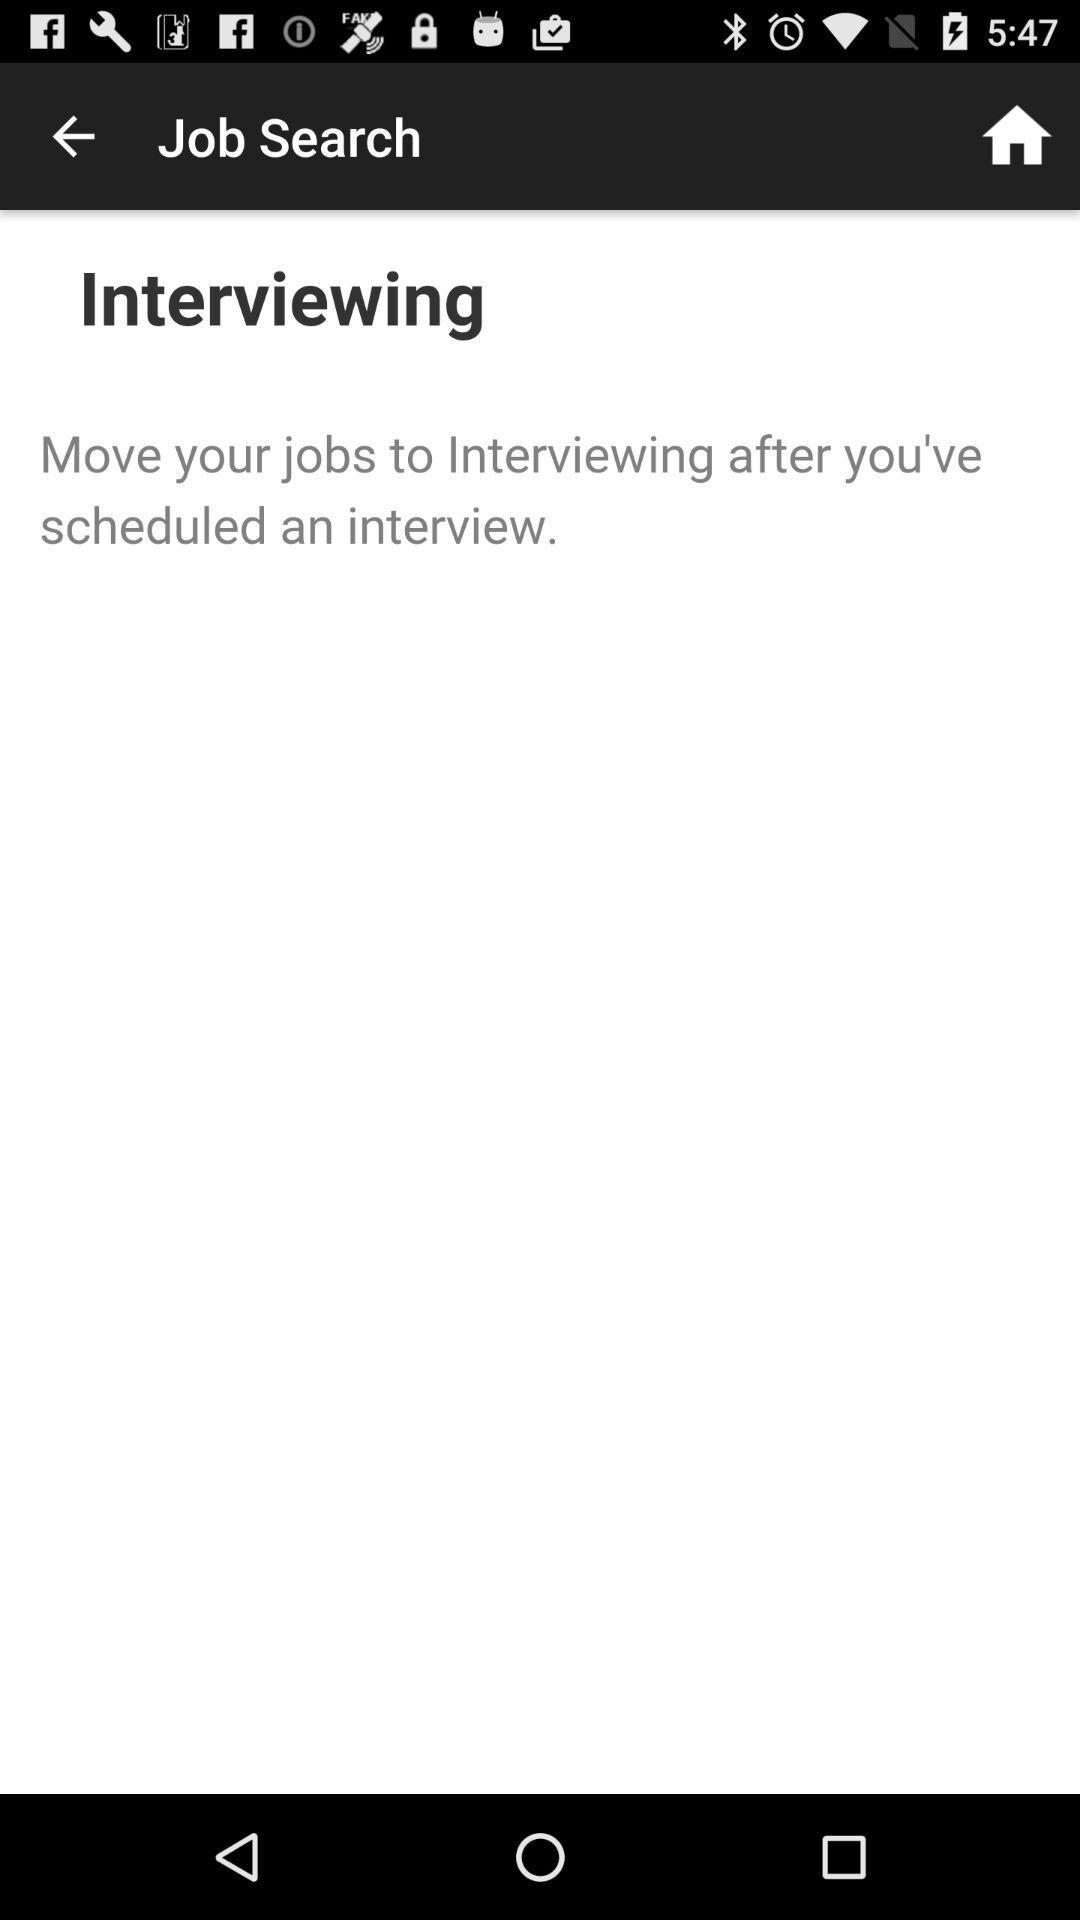  Describe the element at coordinates (540, 1002) in the screenshot. I see `search page` at that location.